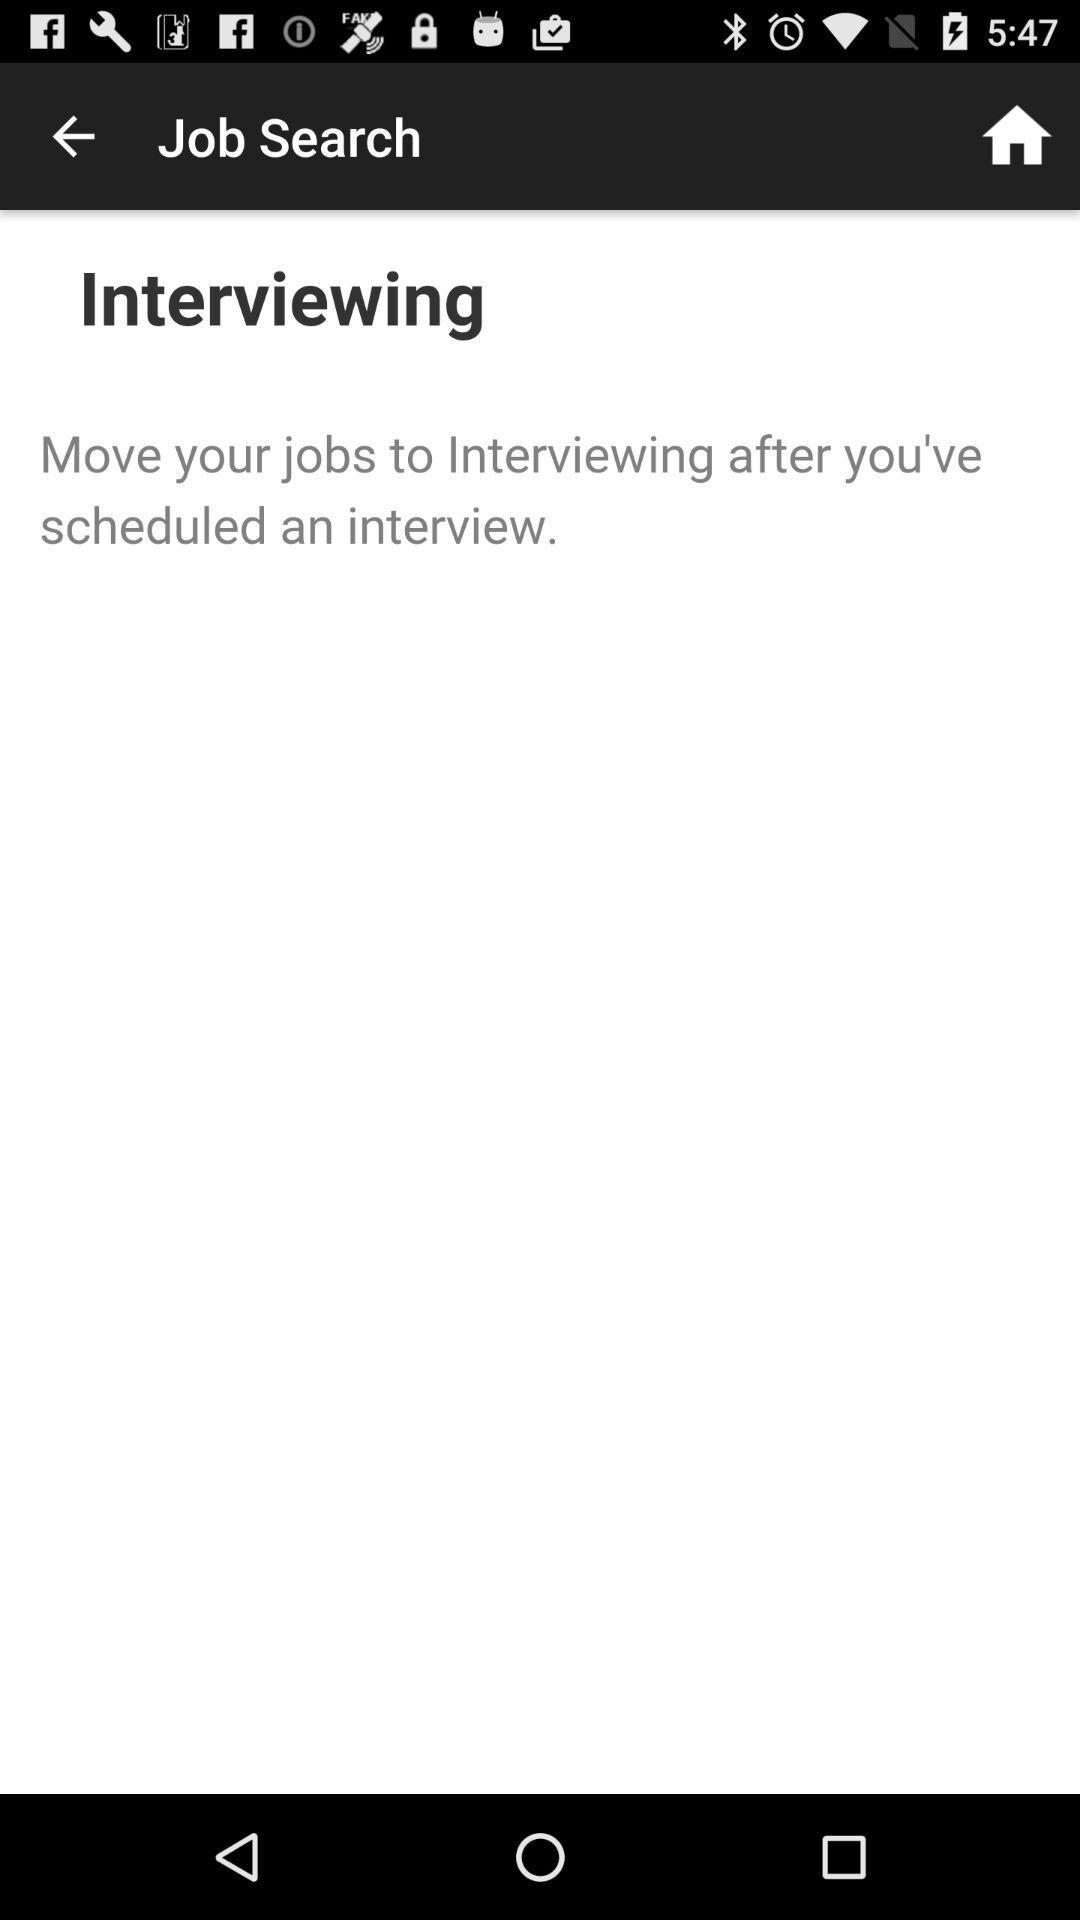  Describe the element at coordinates (540, 1002) in the screenshot. I see `search page` at that location.